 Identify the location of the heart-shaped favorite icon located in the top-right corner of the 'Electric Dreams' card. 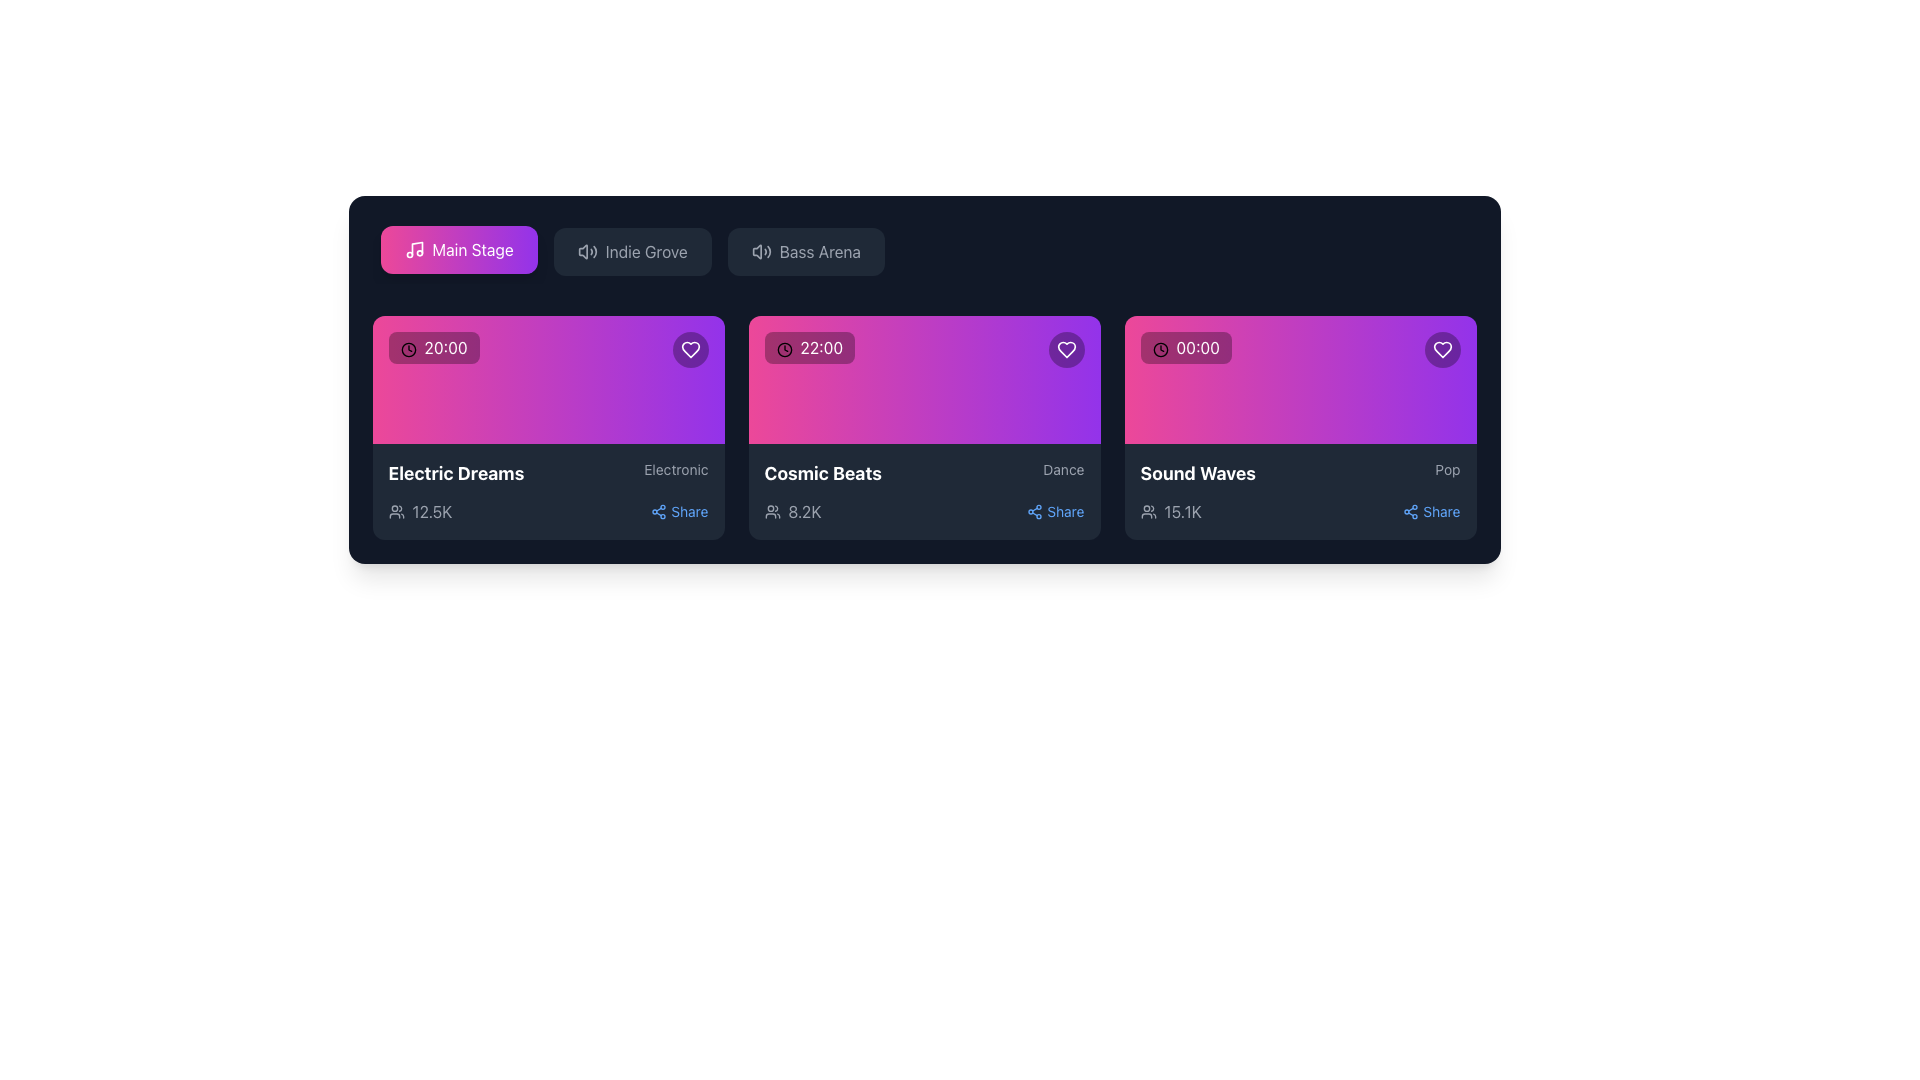
(690, 349).